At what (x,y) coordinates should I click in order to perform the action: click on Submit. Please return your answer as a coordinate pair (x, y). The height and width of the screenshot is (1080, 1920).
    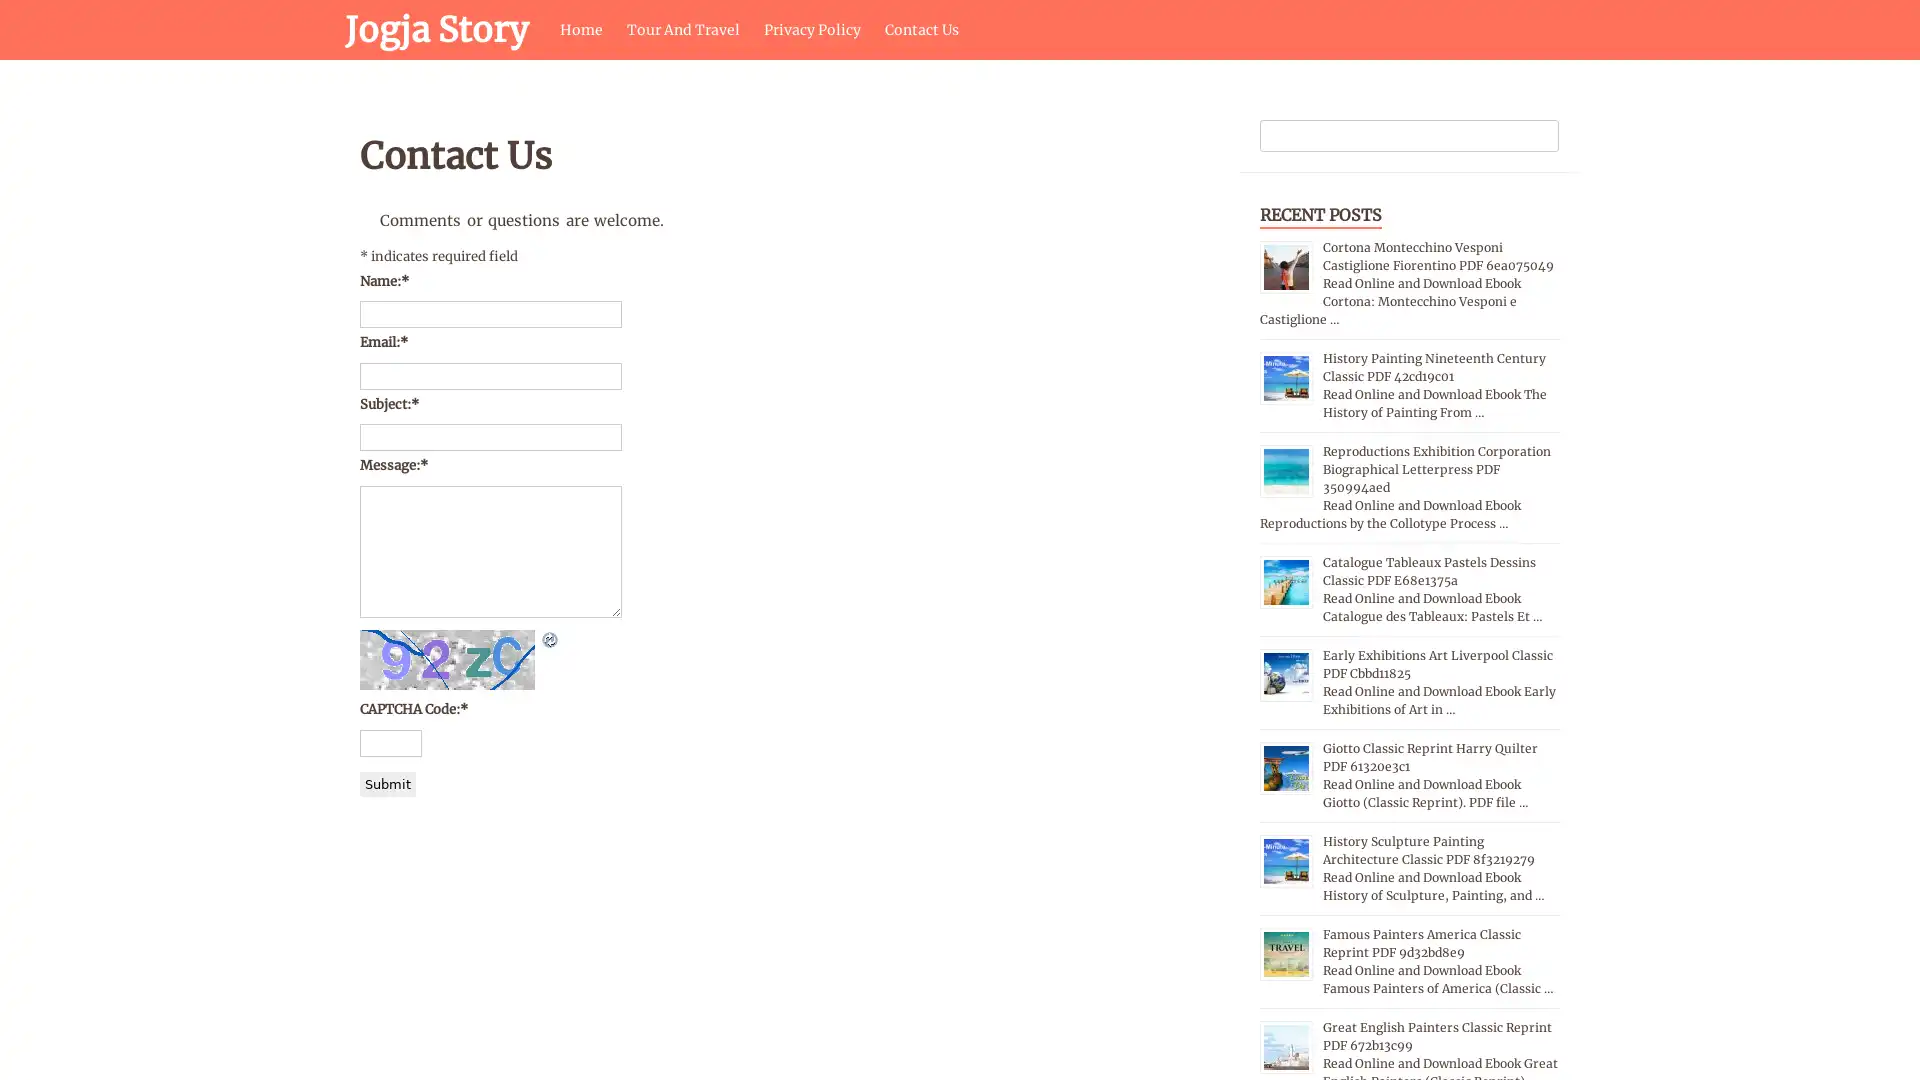
    Looking at the image, I should click on (388, 782).